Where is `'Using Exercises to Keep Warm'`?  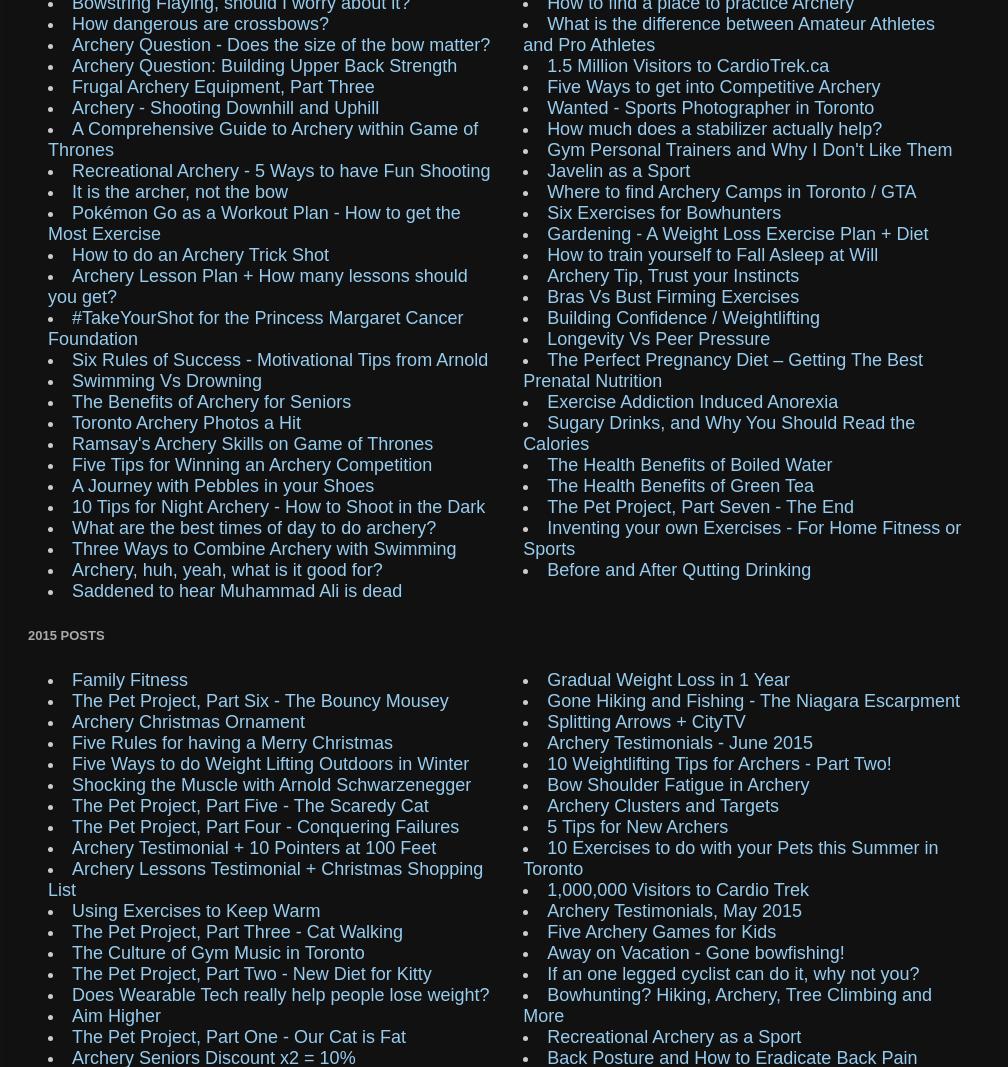
'Using Exercises to Keep Warm' is located at coordinates (195, 910).